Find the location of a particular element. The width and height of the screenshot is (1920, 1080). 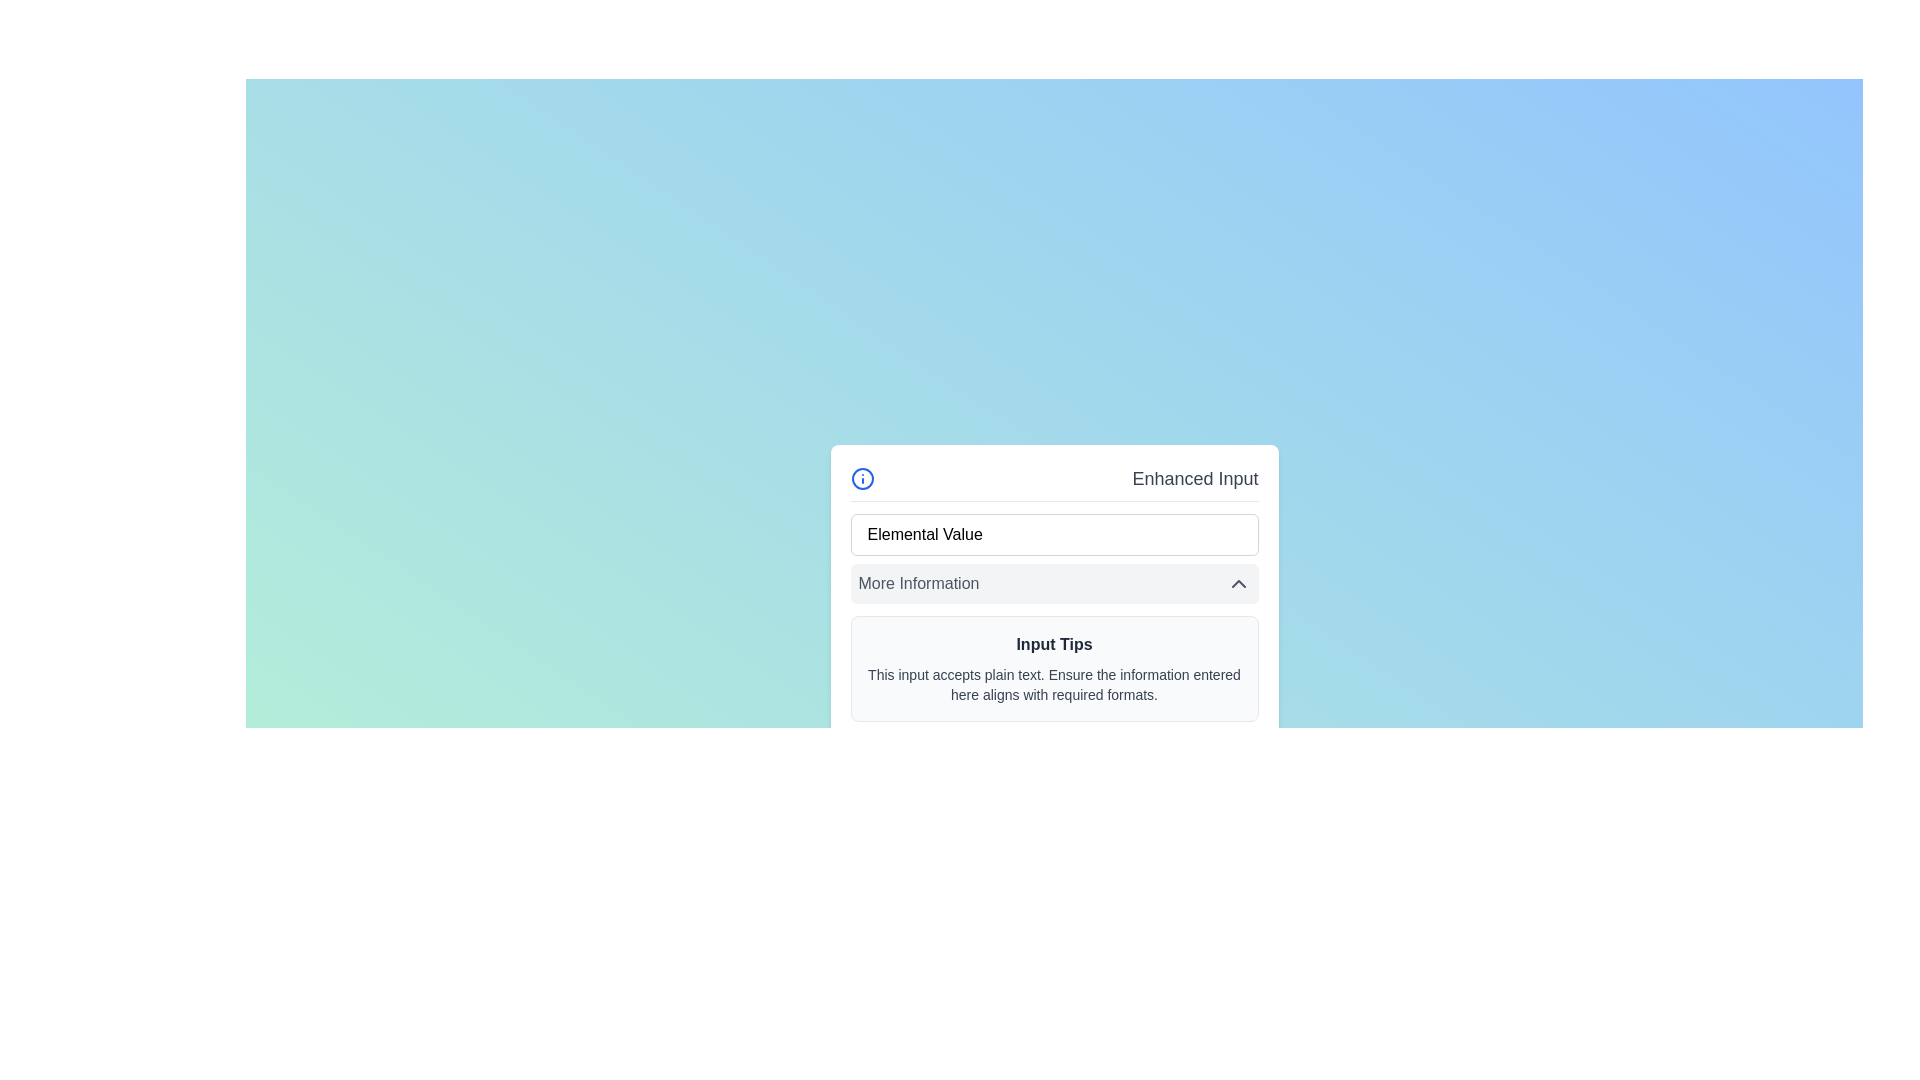

the chevron icon located in the 'More Information' section, which indicates collapsibility and is positioned next to the section's text label is located at coordinates (1237, 583).